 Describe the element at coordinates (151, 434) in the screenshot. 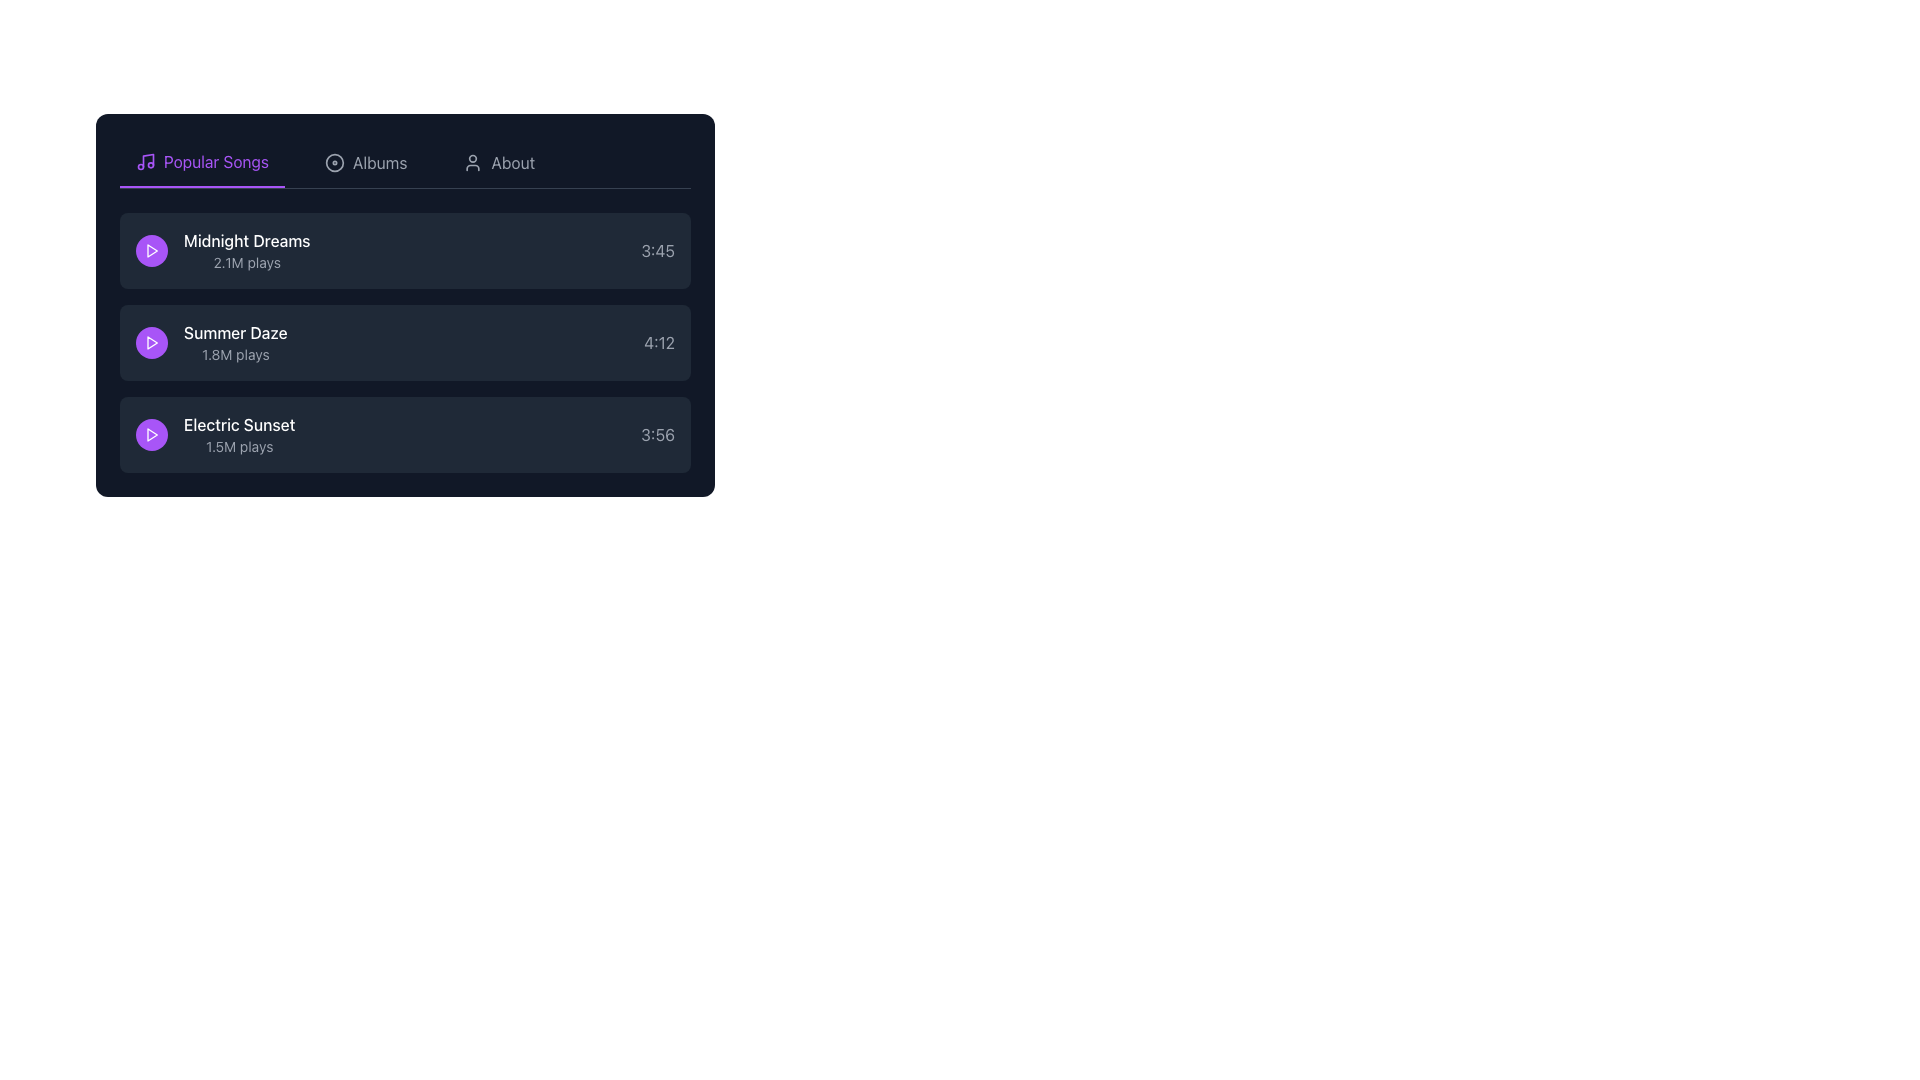

I see `the right-pointing triangular shape resembling a play button, which is part of an SVG in the song management interface` at that location.